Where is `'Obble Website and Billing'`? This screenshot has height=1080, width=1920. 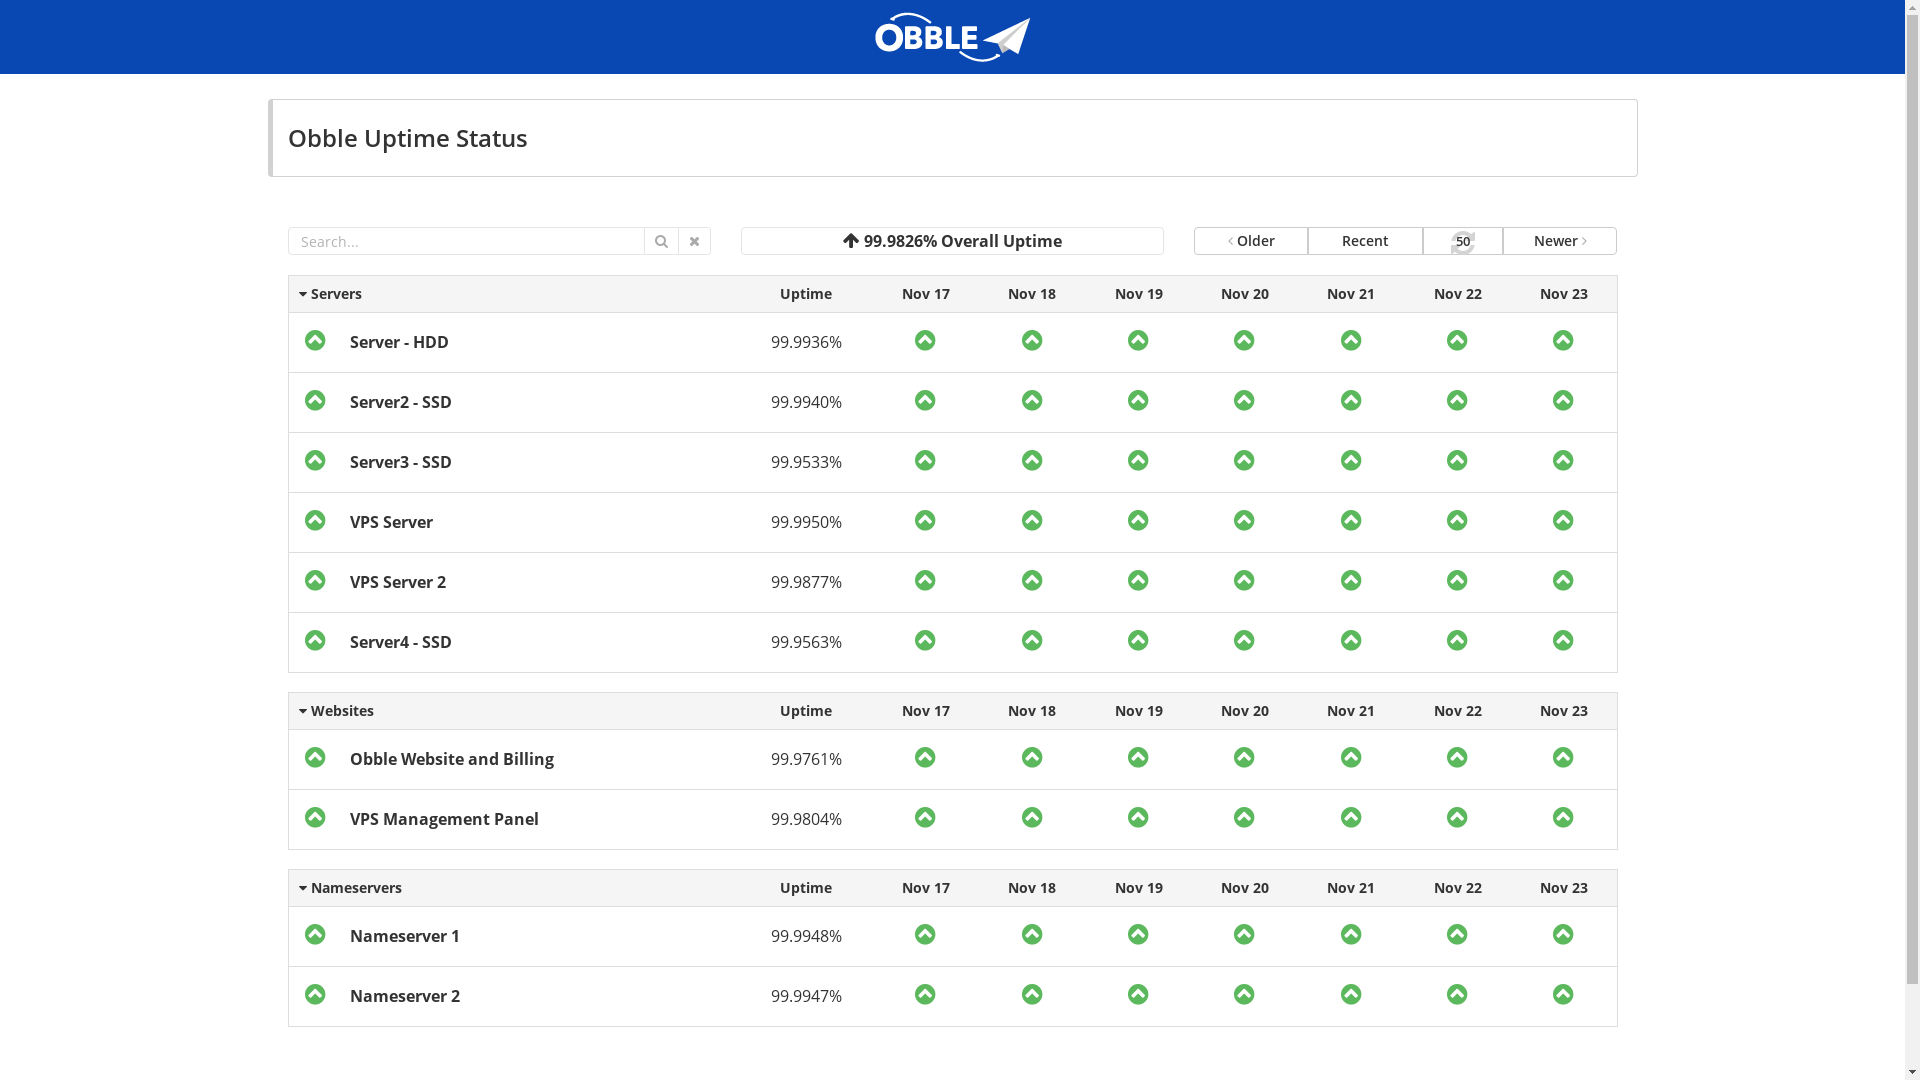
'Obble Website and Billing' is located at coordinates (350, 759).